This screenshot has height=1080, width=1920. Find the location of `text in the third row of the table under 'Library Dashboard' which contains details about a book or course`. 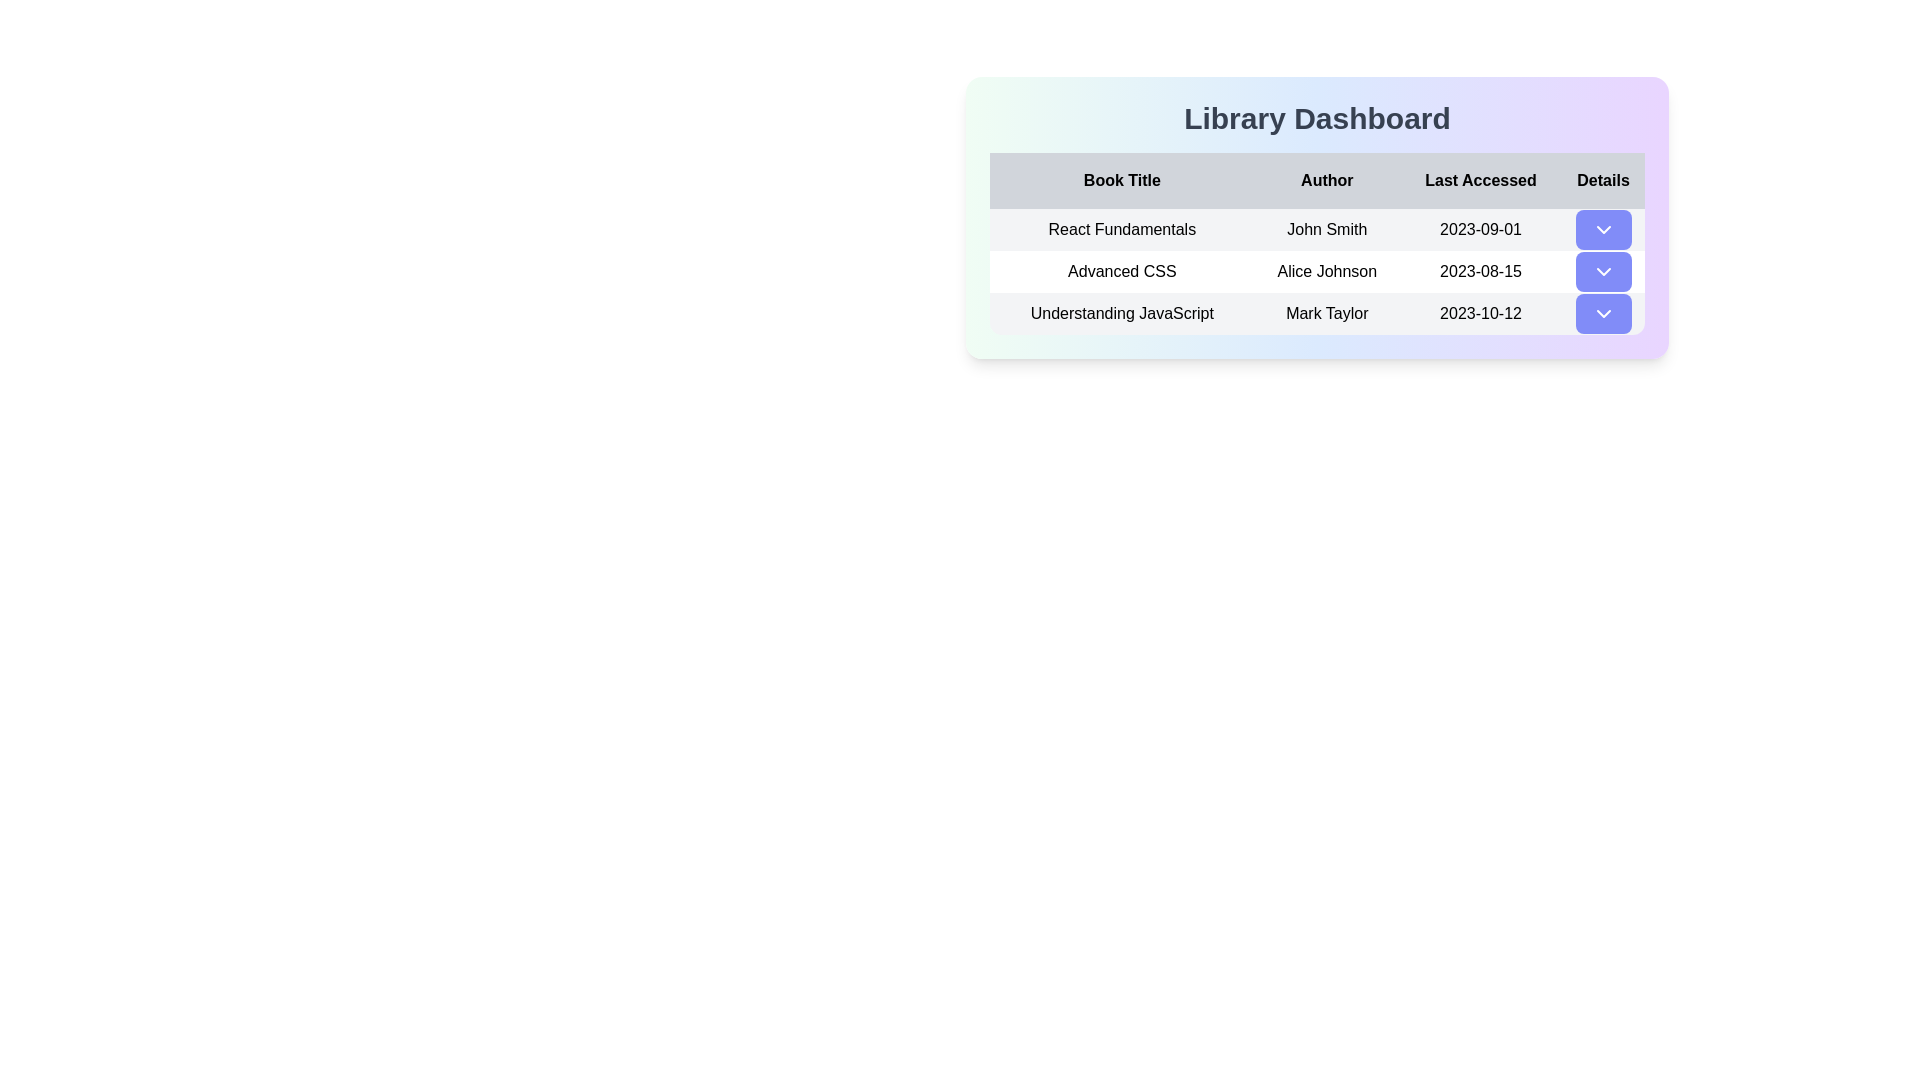

text in the third row of the table under 'Library Dashboard' which contains details about a book or course is located at coordinates (1317, 313).